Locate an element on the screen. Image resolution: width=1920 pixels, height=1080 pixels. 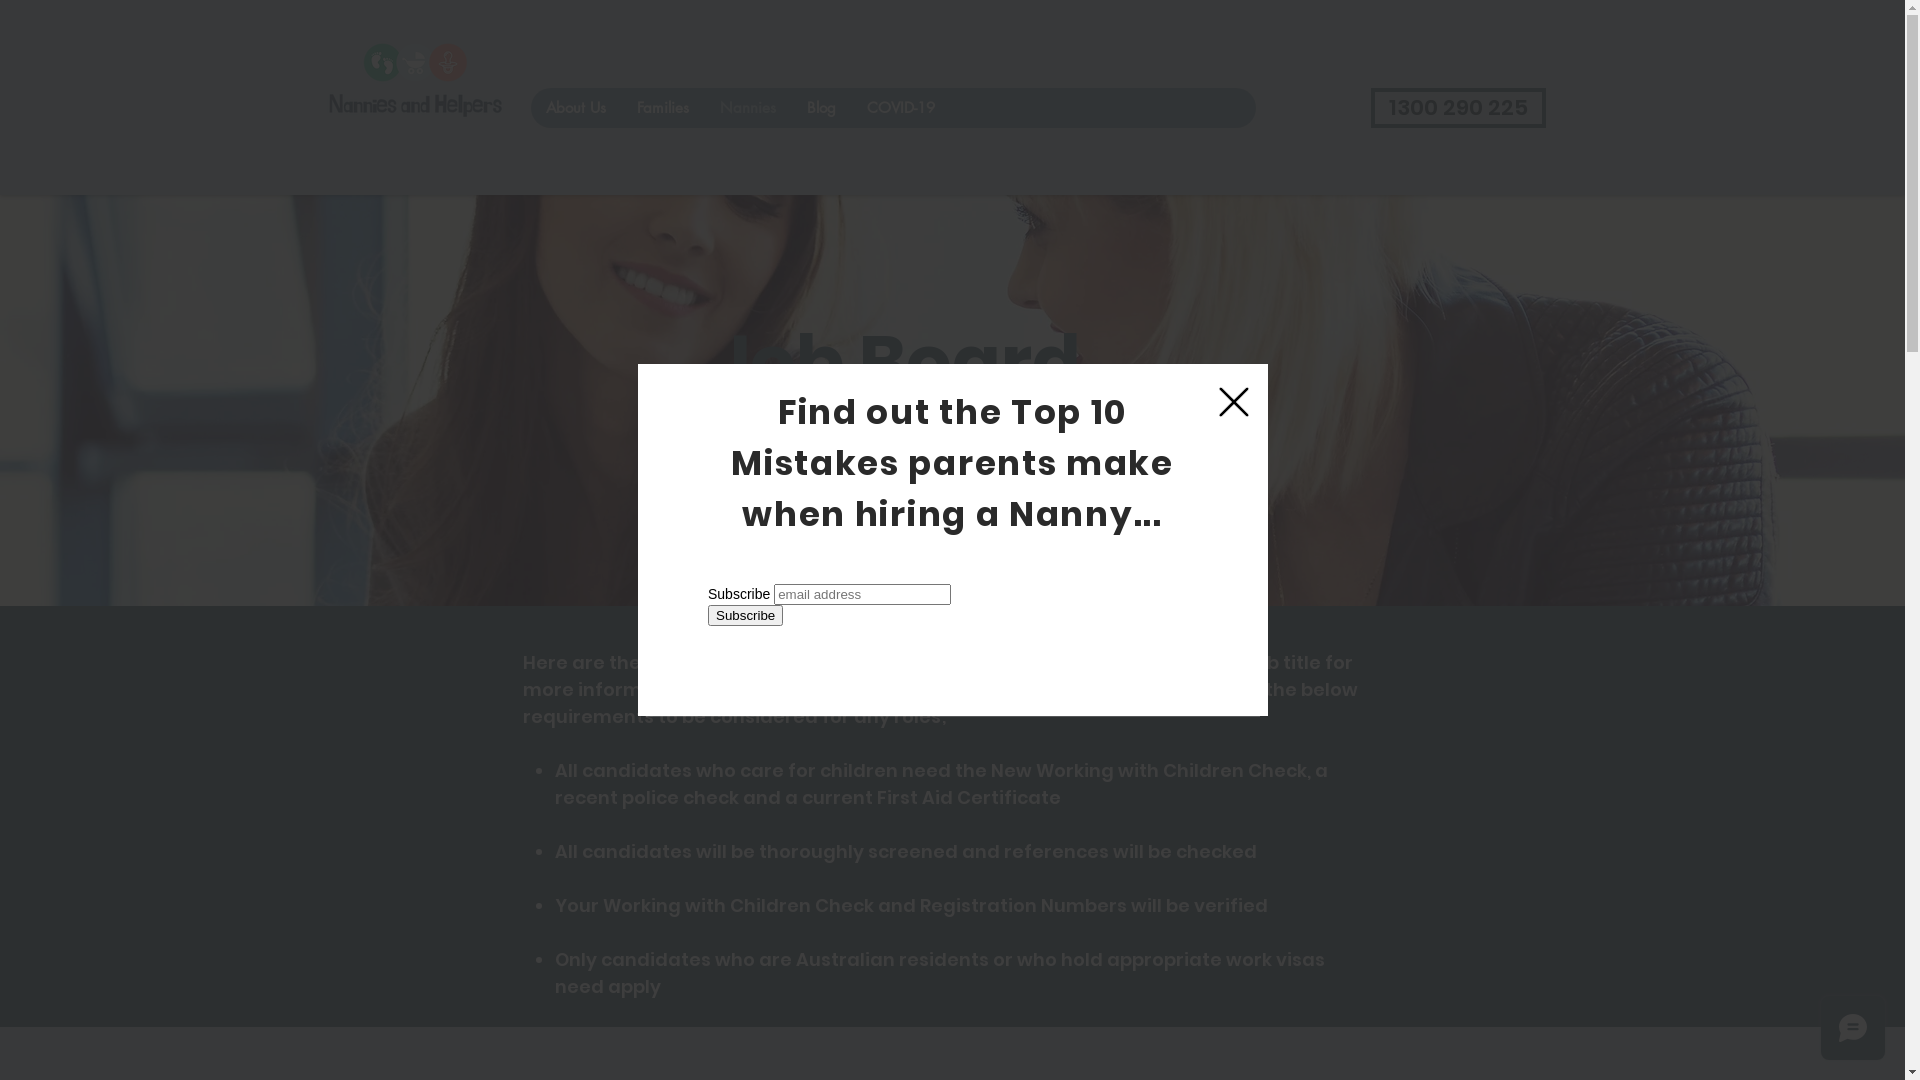
'Nannies' is located at coordinates (746, 108).